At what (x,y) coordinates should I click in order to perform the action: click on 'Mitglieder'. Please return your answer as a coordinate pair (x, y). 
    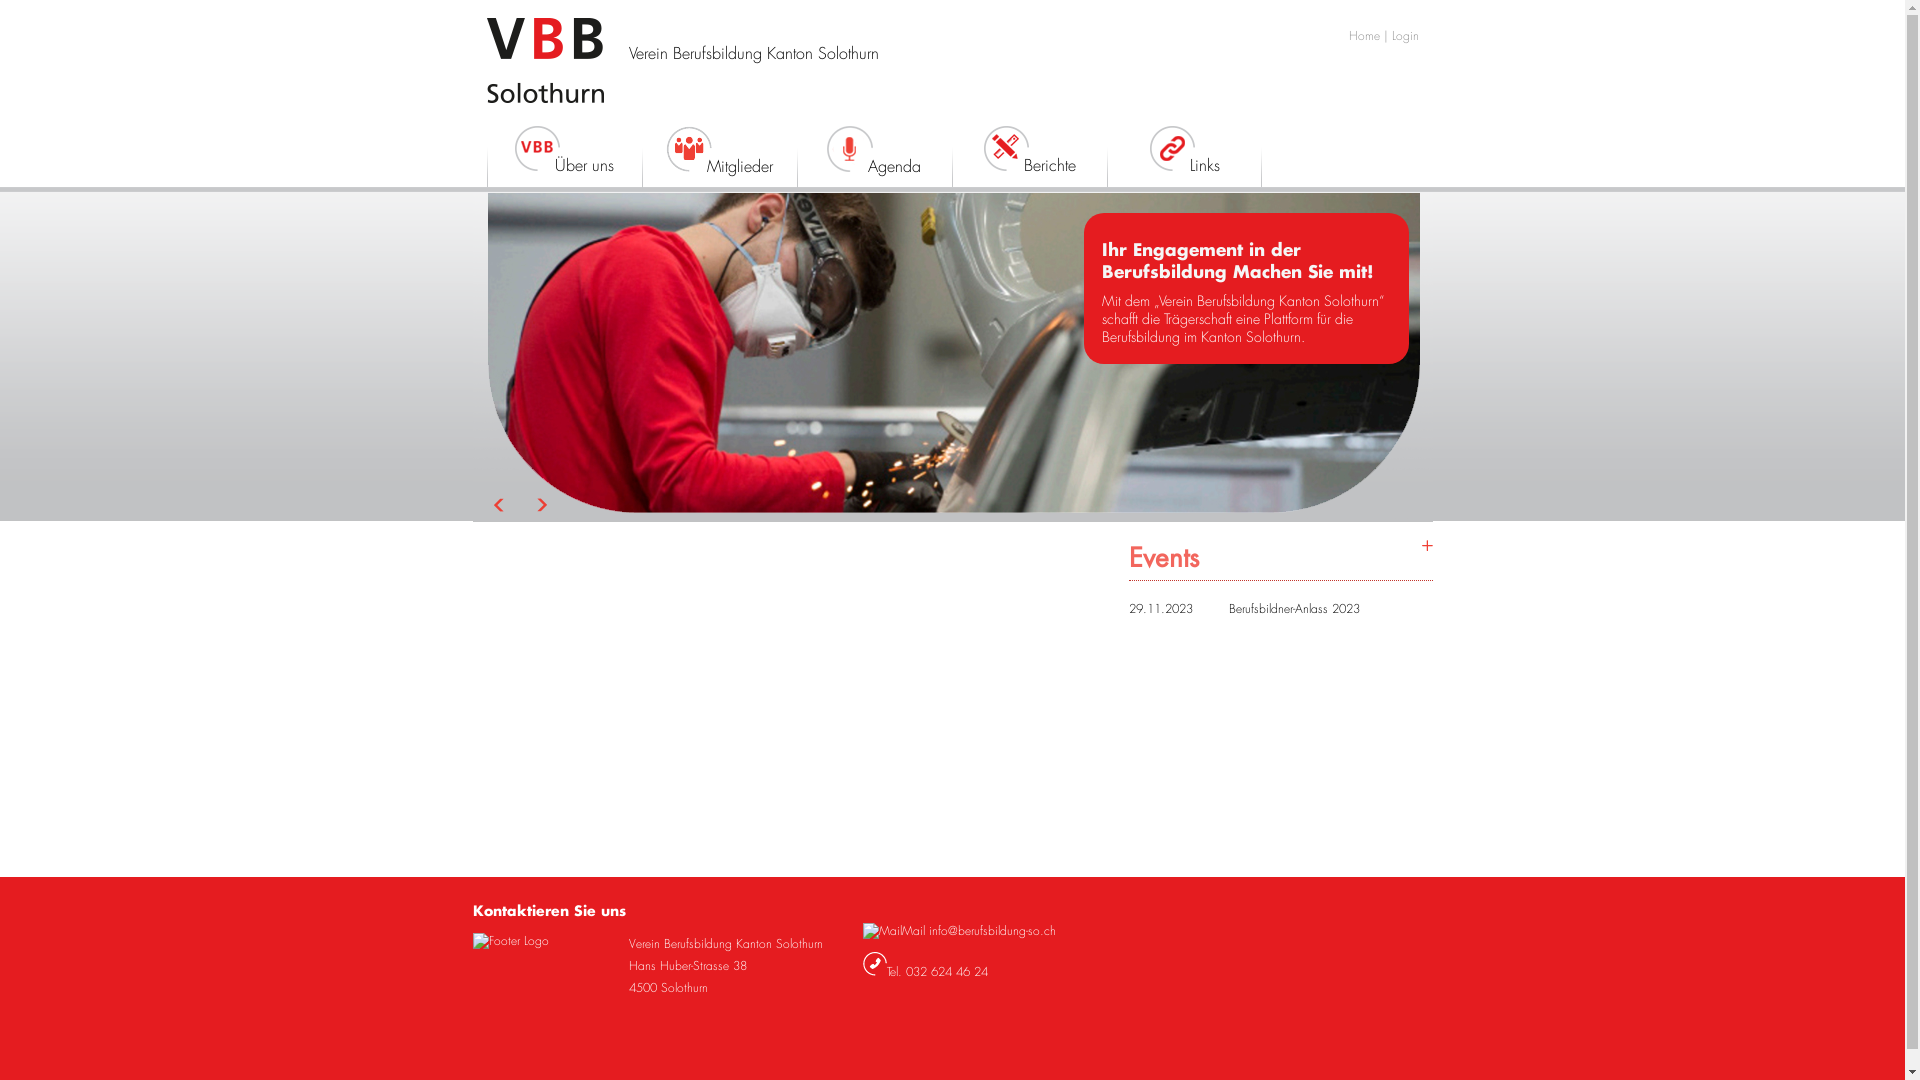
    Looking at the image, I should click on (689, 148).